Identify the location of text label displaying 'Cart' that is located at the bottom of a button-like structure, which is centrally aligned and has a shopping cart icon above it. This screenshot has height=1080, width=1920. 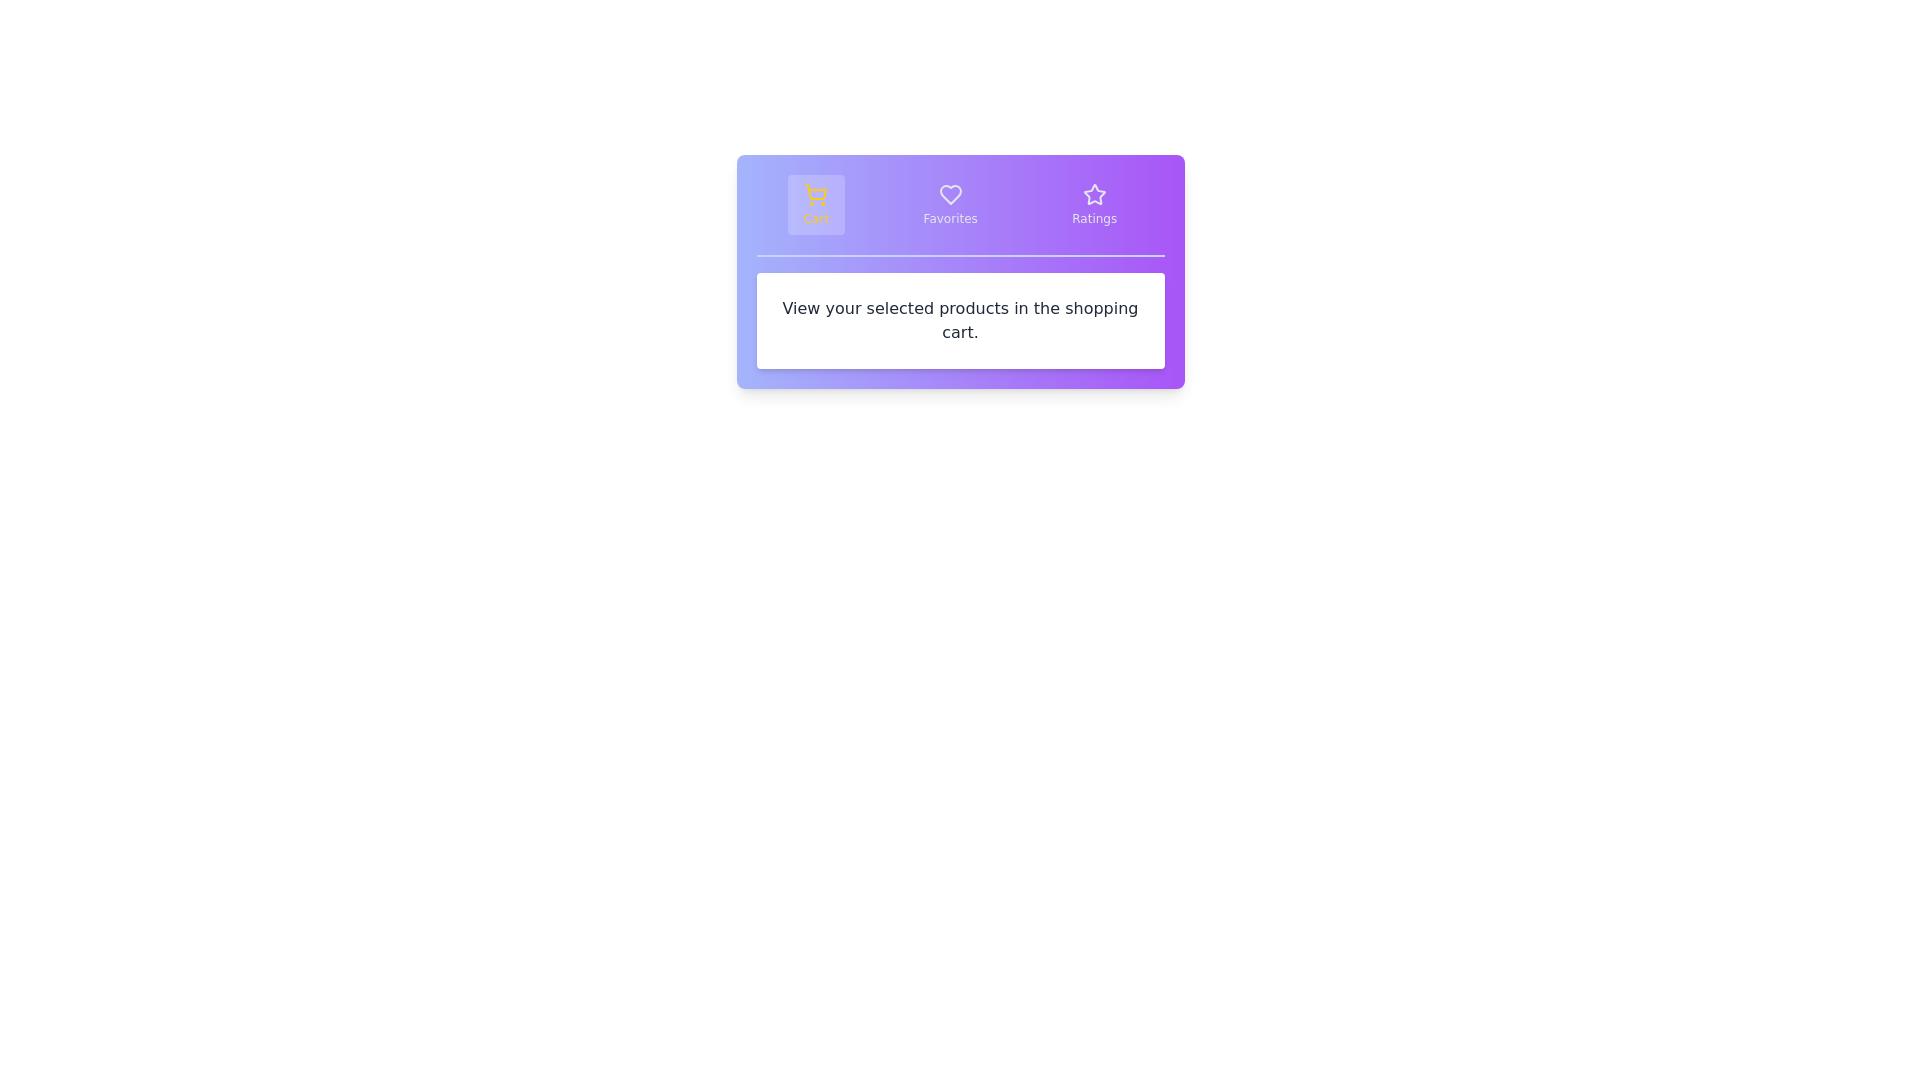
(816, 219).